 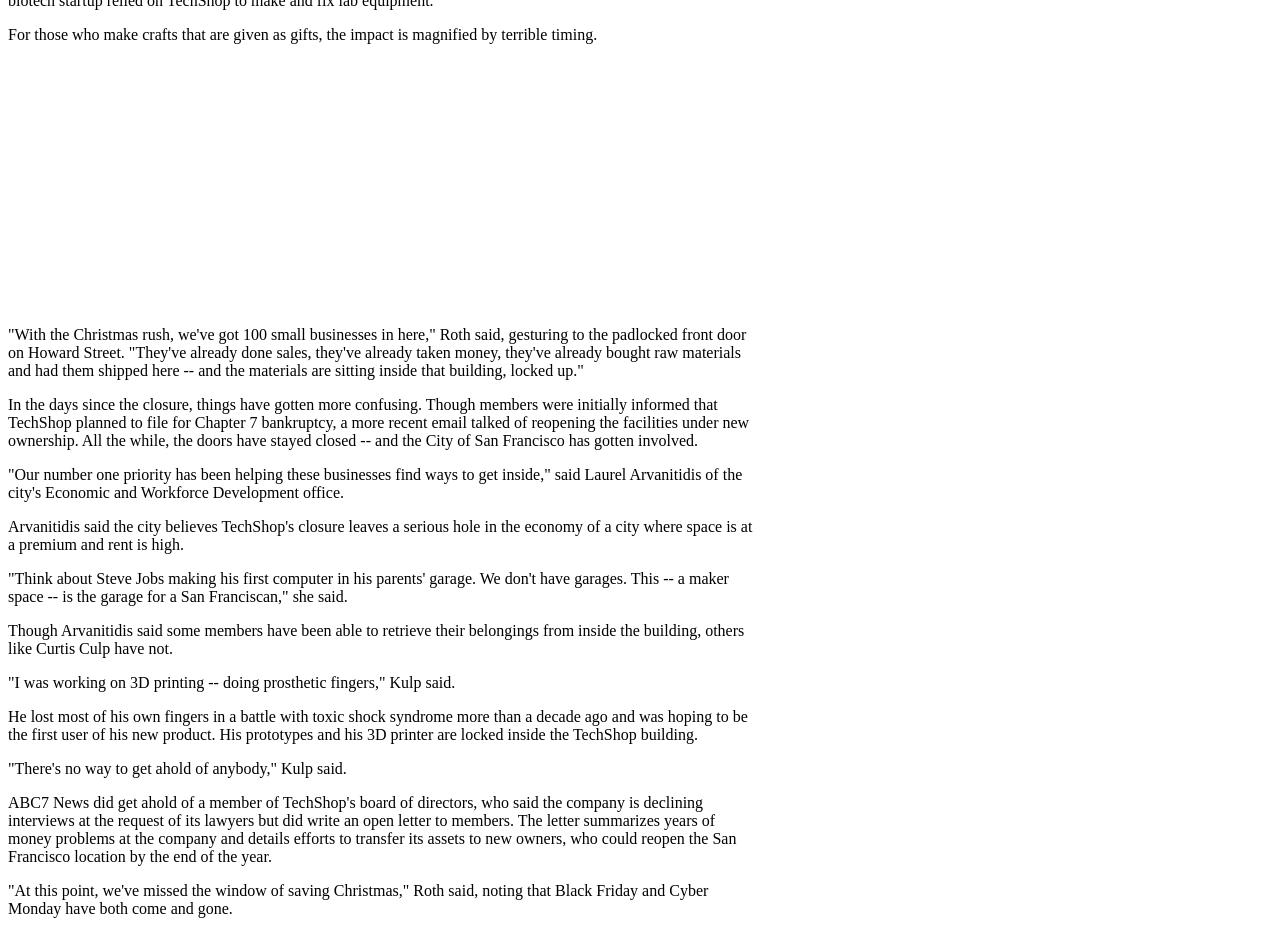 What do you see at coordinates (376, 352) in the screenshot?
I see `'"With the Christmas rush, we've got 100 small businesses in here," Roth said, gesturing to the padlocked front door on Howard Street. "They've already done sales, they've already taken money, they've already bought raw materials and had them shipped here -- and the materials are sitting inside that building, locked up."'` at bounding box center [376, 352].